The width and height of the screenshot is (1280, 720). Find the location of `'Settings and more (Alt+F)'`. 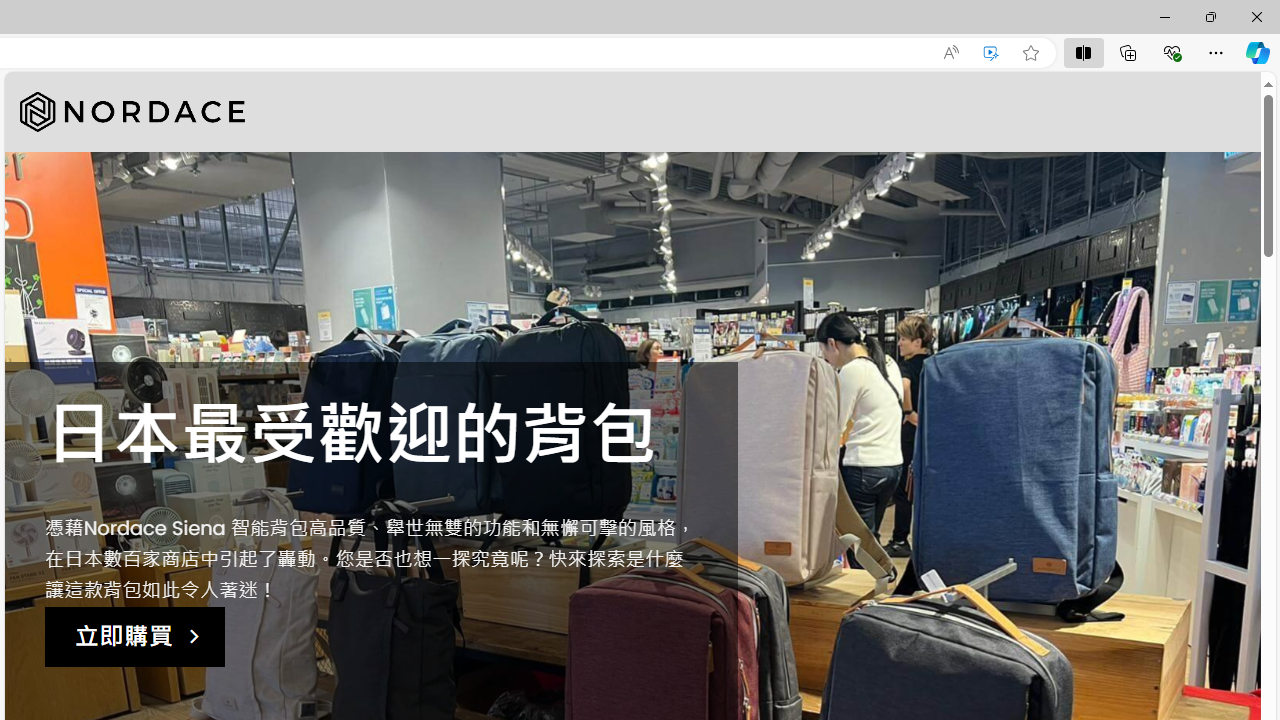

'Settings and more (Alt+F)' is located at coordinates (1215, 51).